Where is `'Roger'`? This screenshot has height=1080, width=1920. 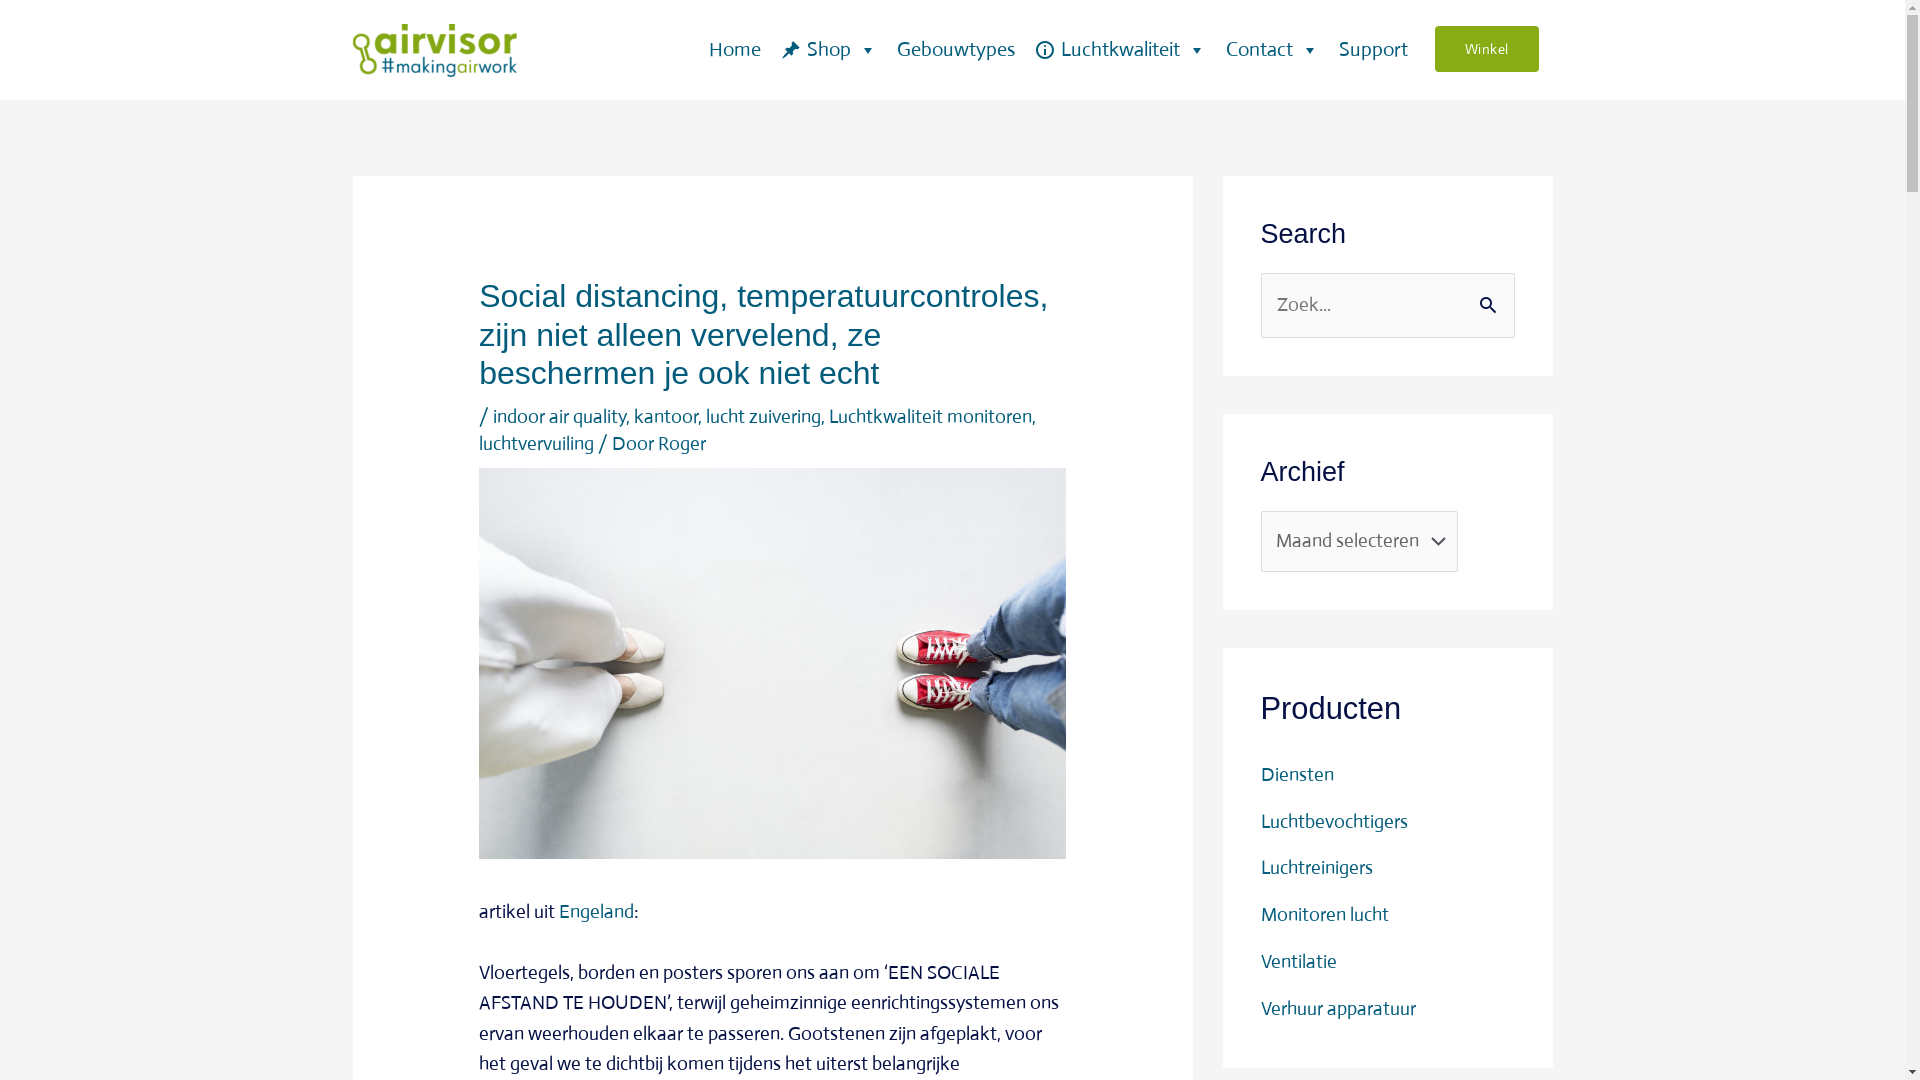 'Roger' is located at coordinates (681, 442).